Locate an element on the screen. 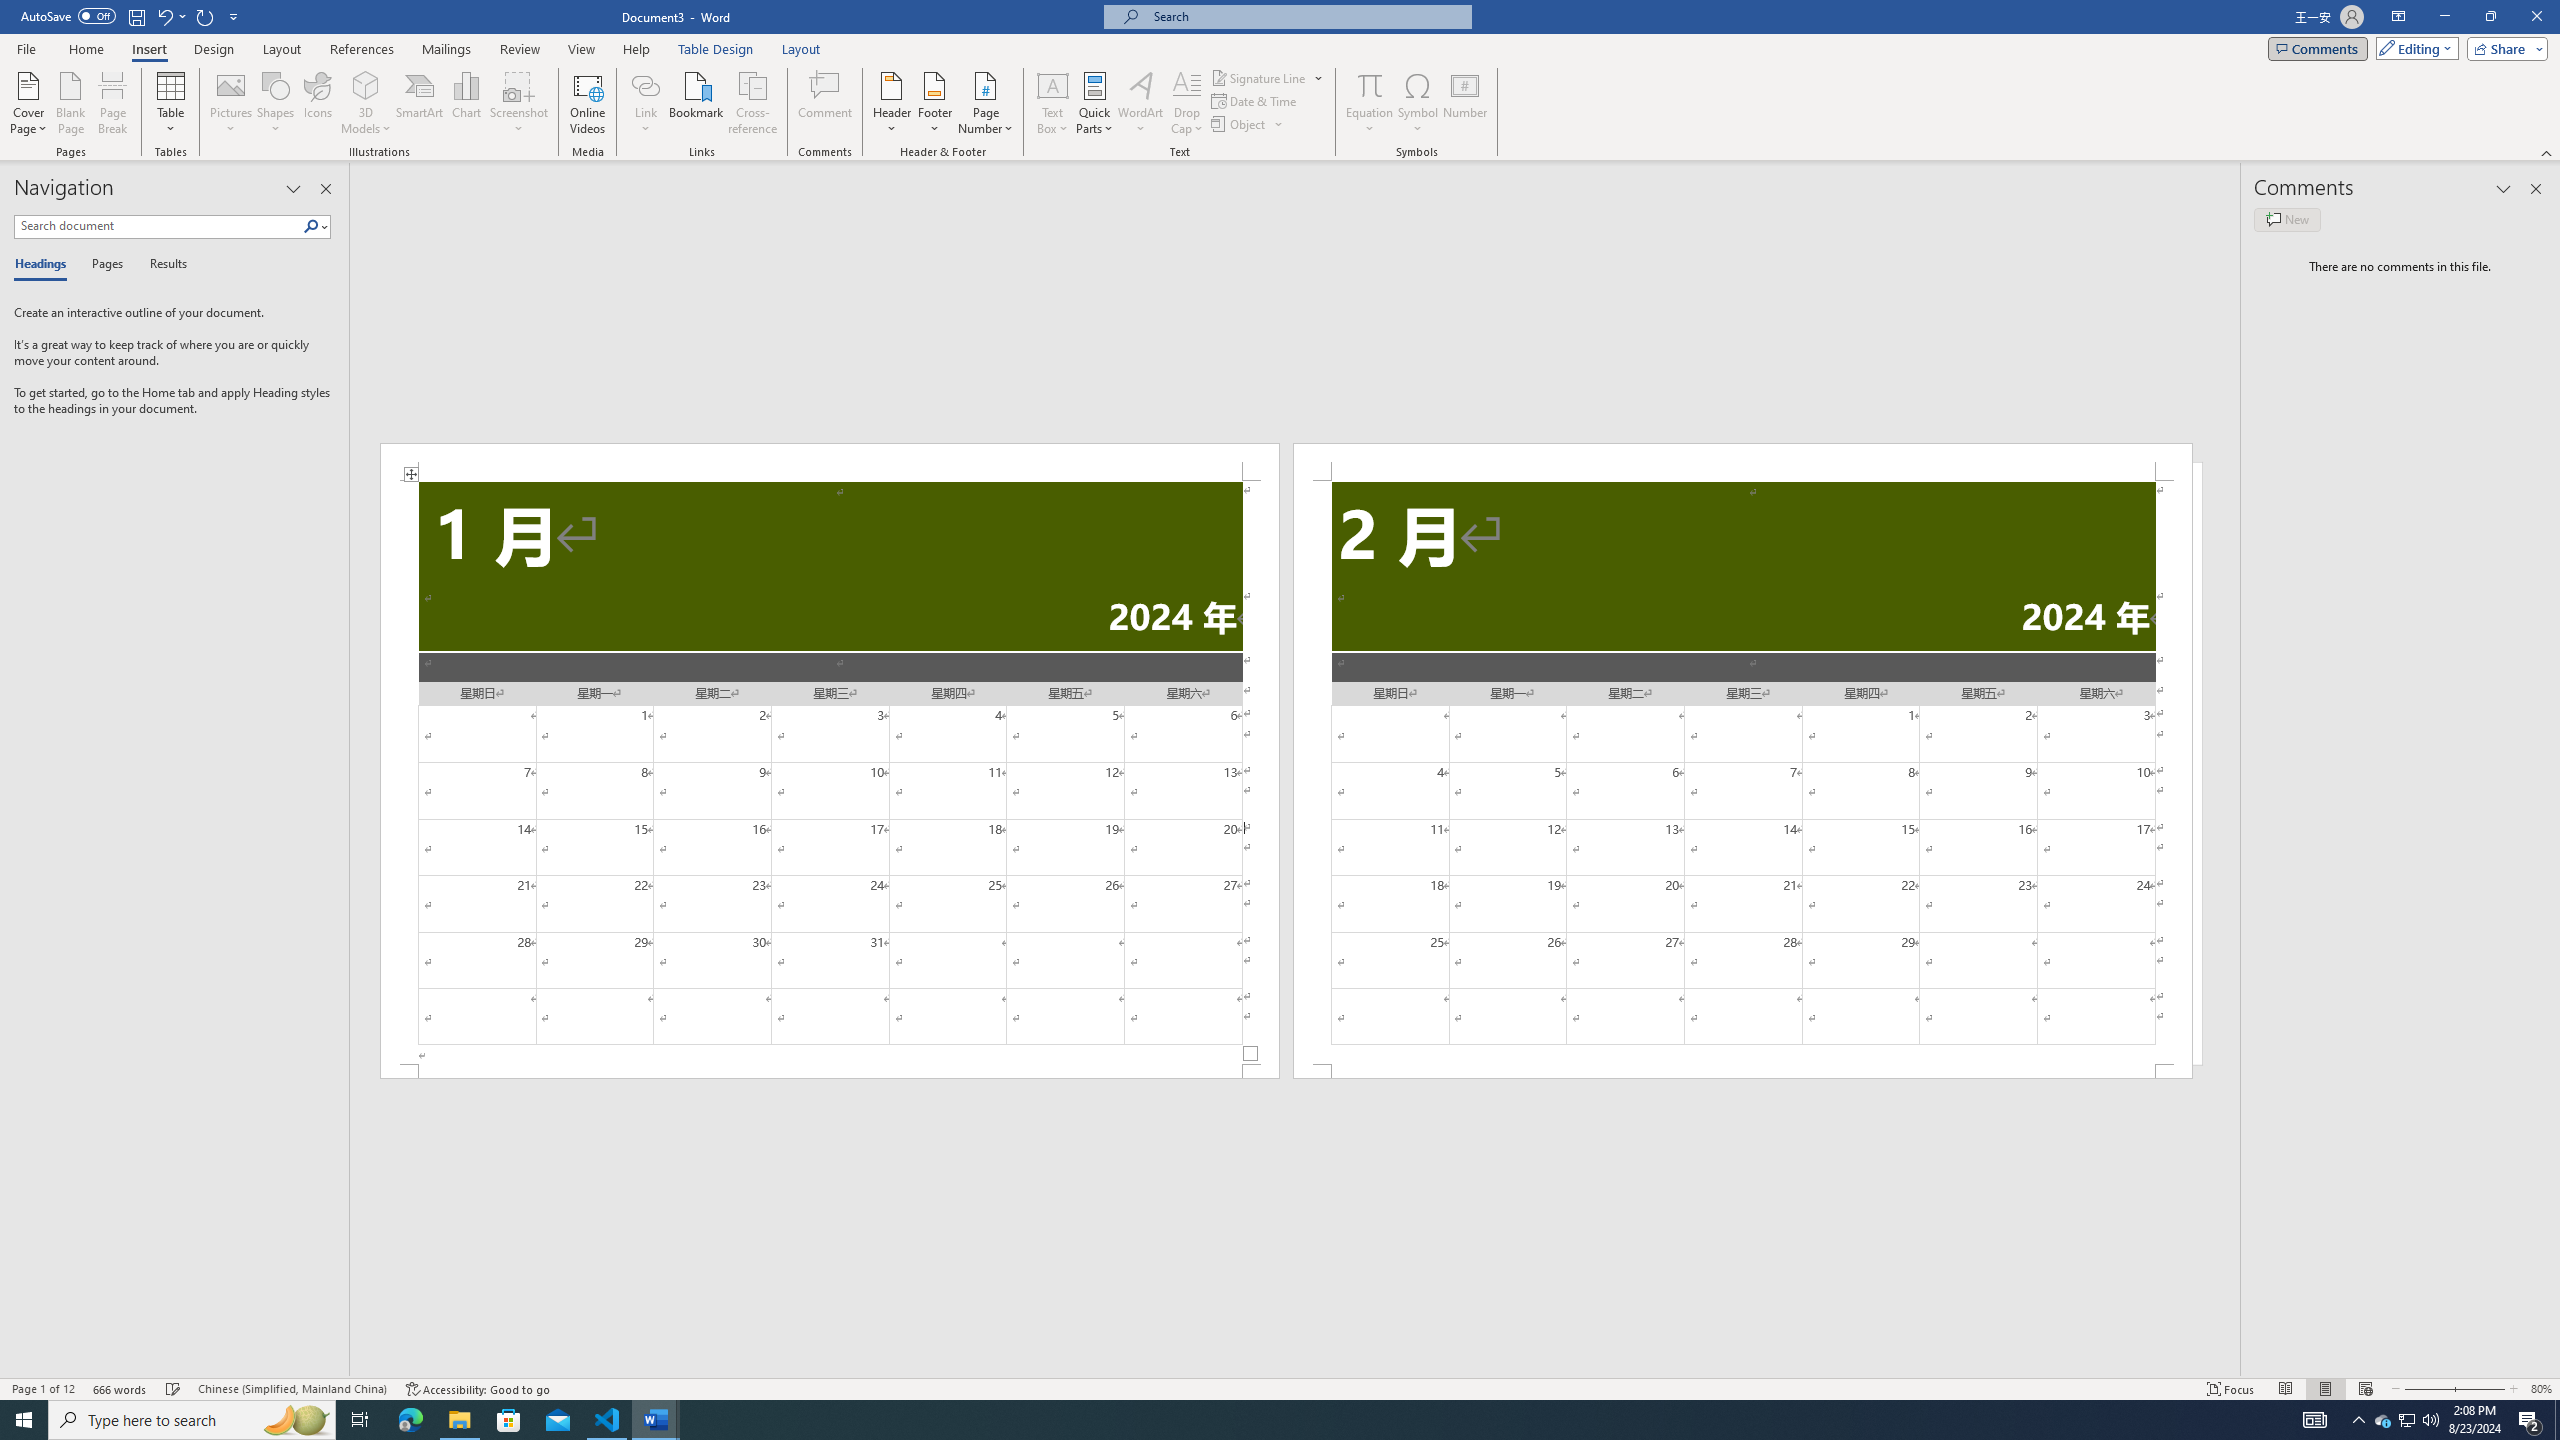 This screenshot has width=2560, height=1440. 'Signature Line' is located at coordinates (1267, 77).